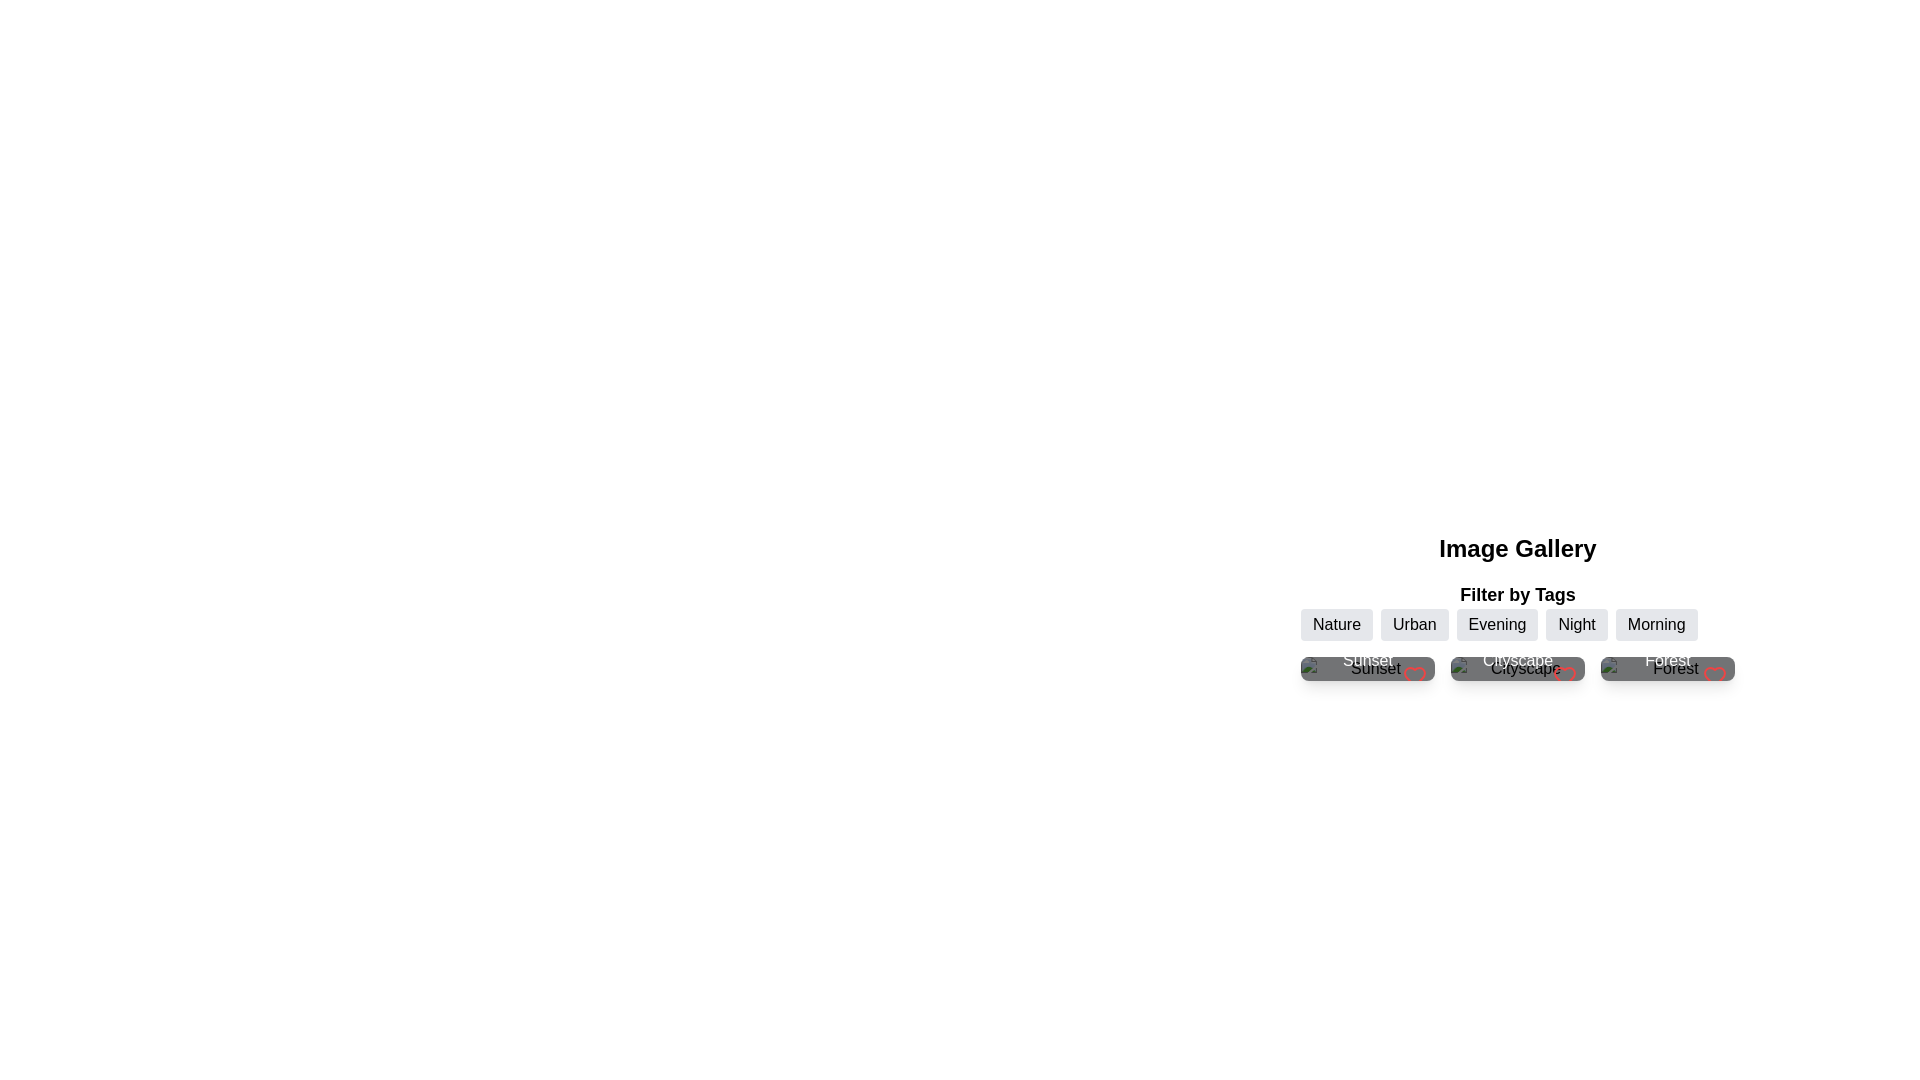  Describe the element at coordinates (1517, 609) in the screenshot. I see `text label that serves as a title above the filter buttons for selecting tags, which indicates their purpose in the interface` at that location.